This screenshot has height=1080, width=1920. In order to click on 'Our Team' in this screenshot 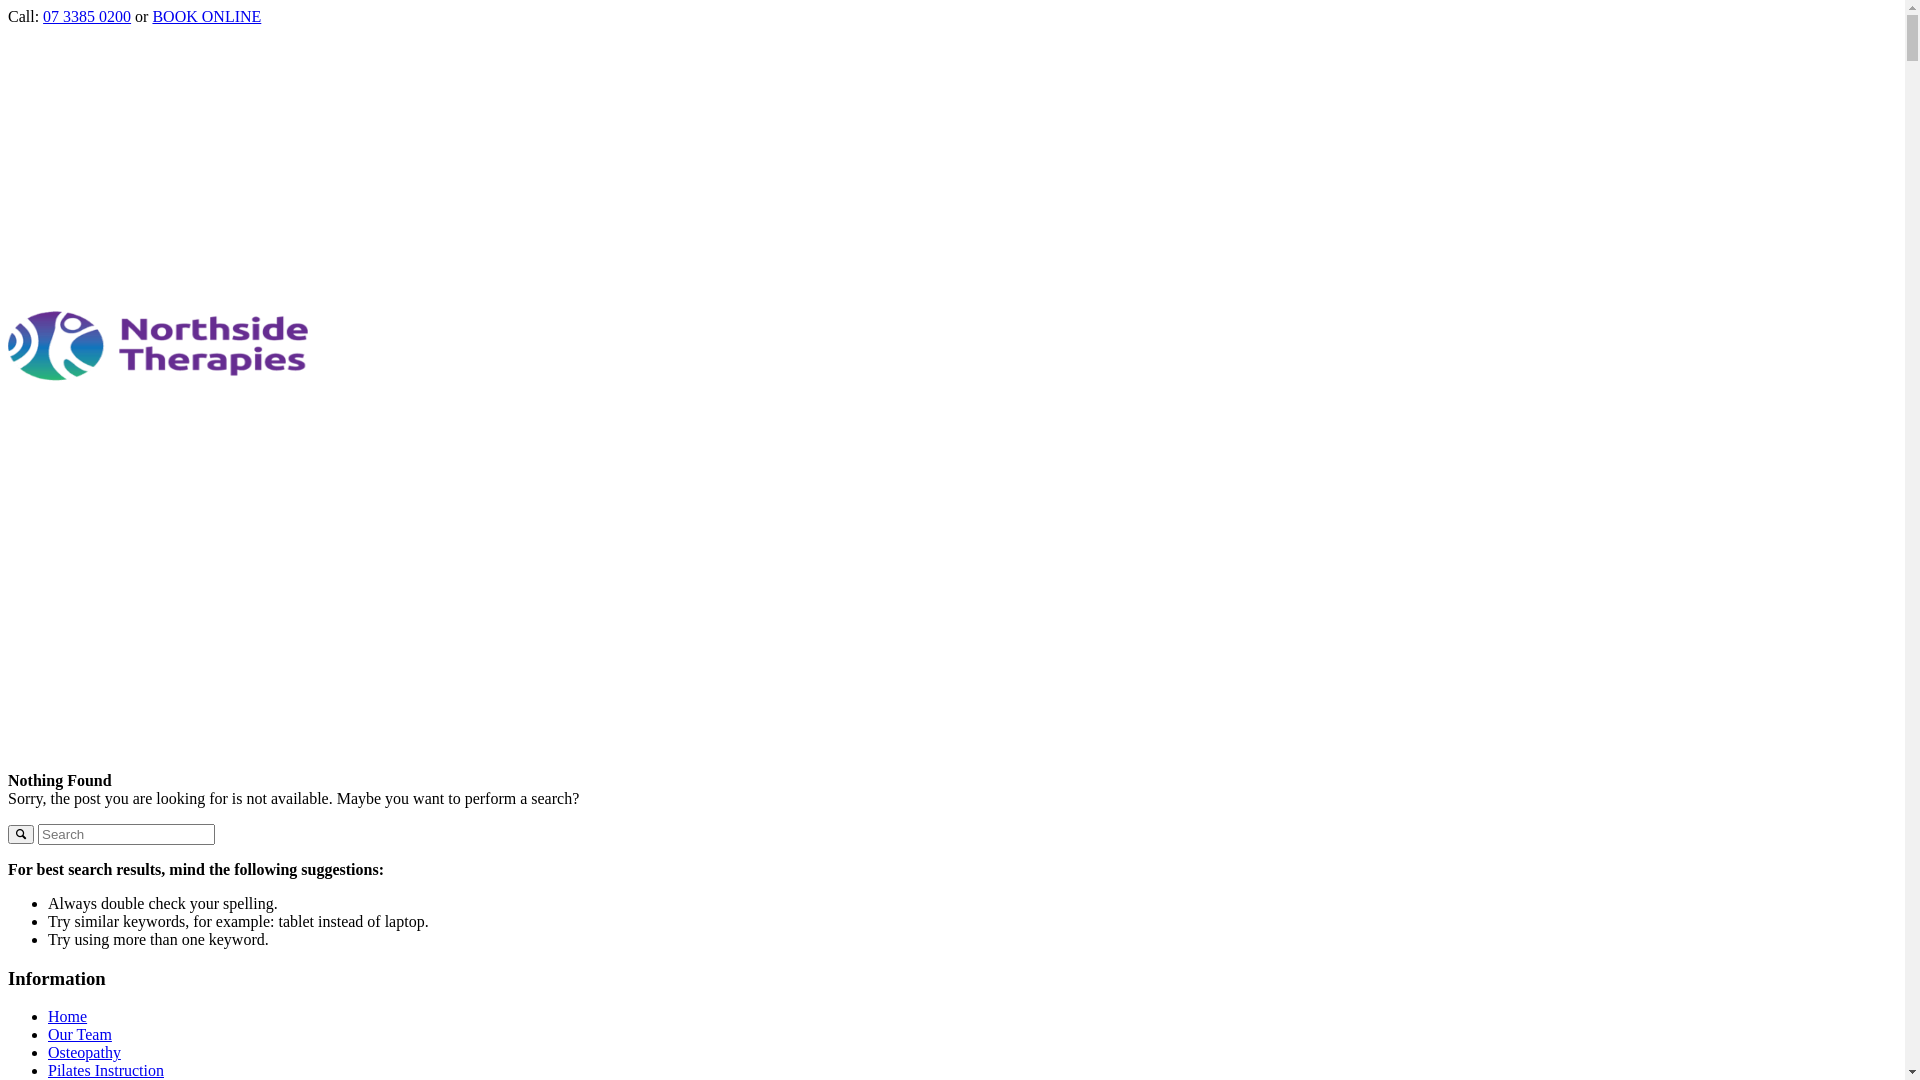, I will do `click(80, 1034)`.